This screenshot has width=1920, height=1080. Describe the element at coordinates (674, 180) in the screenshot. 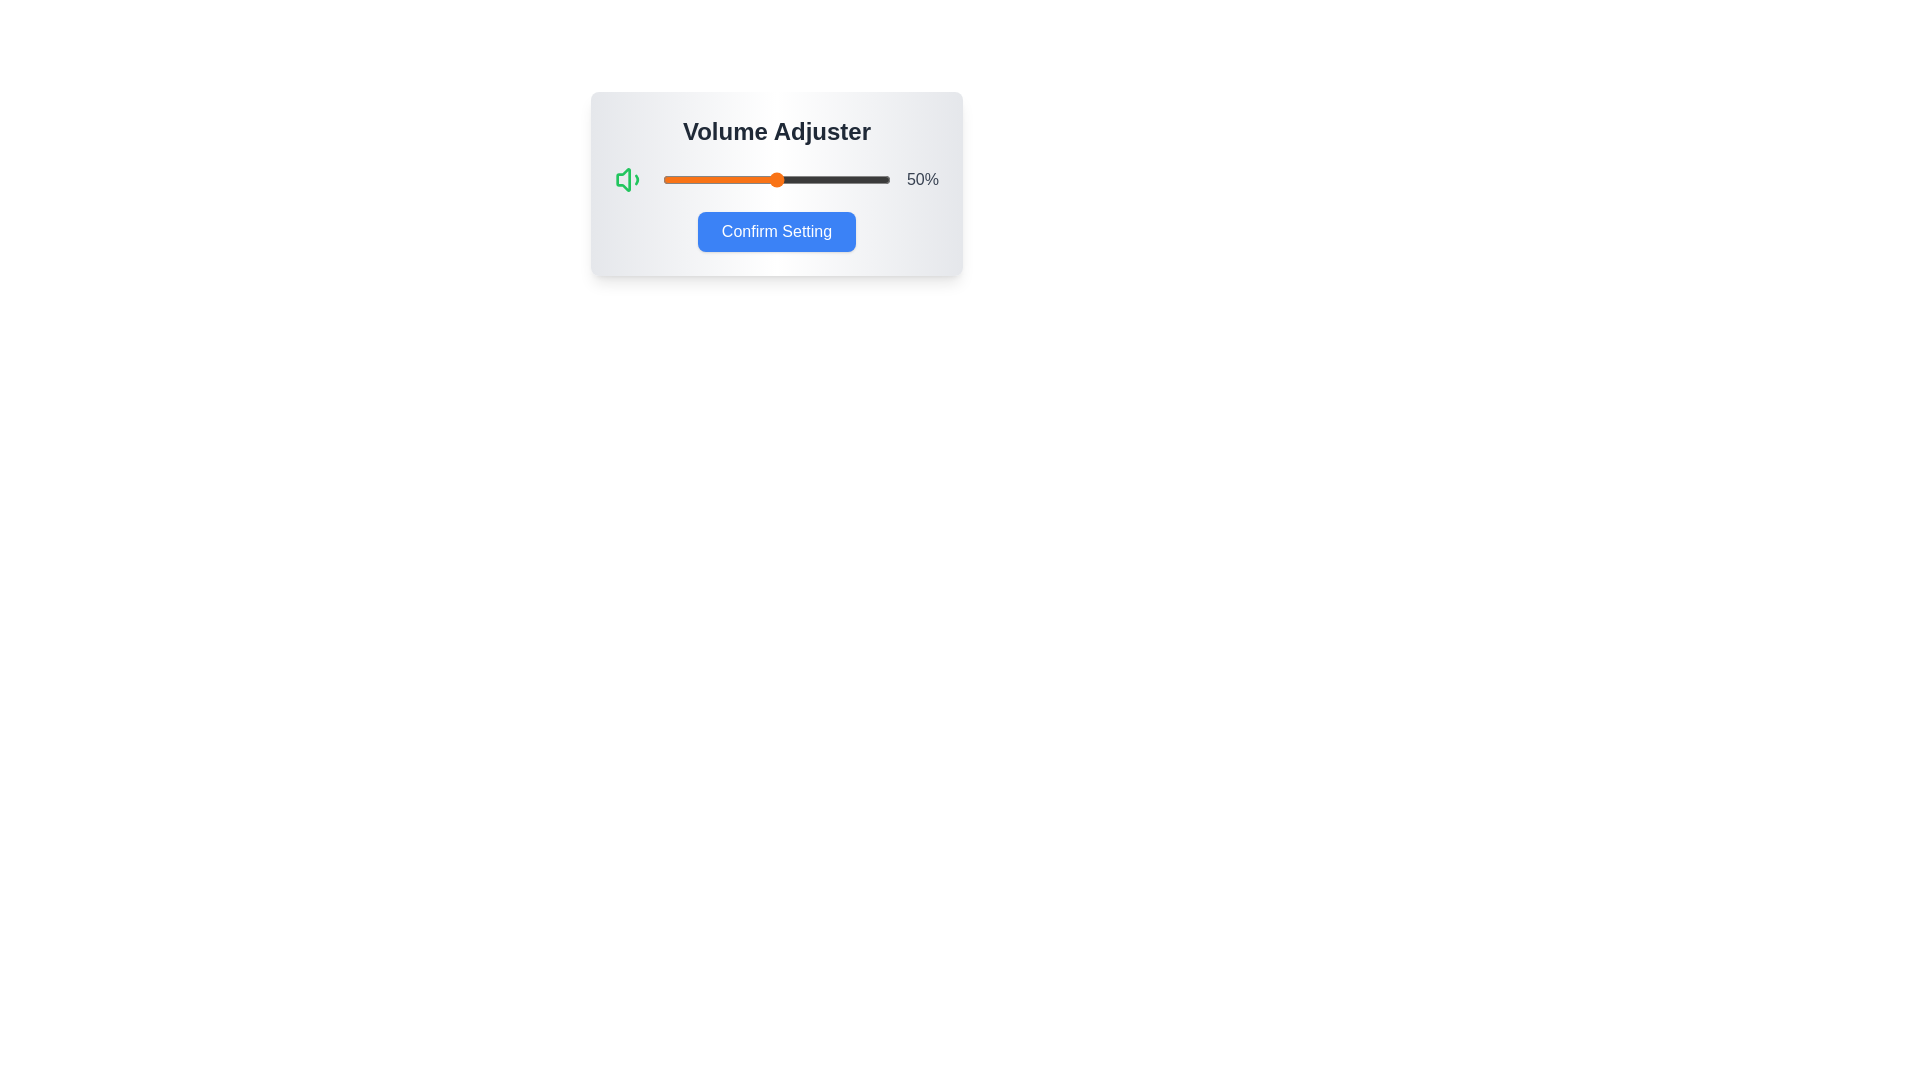

I see `the volume slider to 5%` at that location.